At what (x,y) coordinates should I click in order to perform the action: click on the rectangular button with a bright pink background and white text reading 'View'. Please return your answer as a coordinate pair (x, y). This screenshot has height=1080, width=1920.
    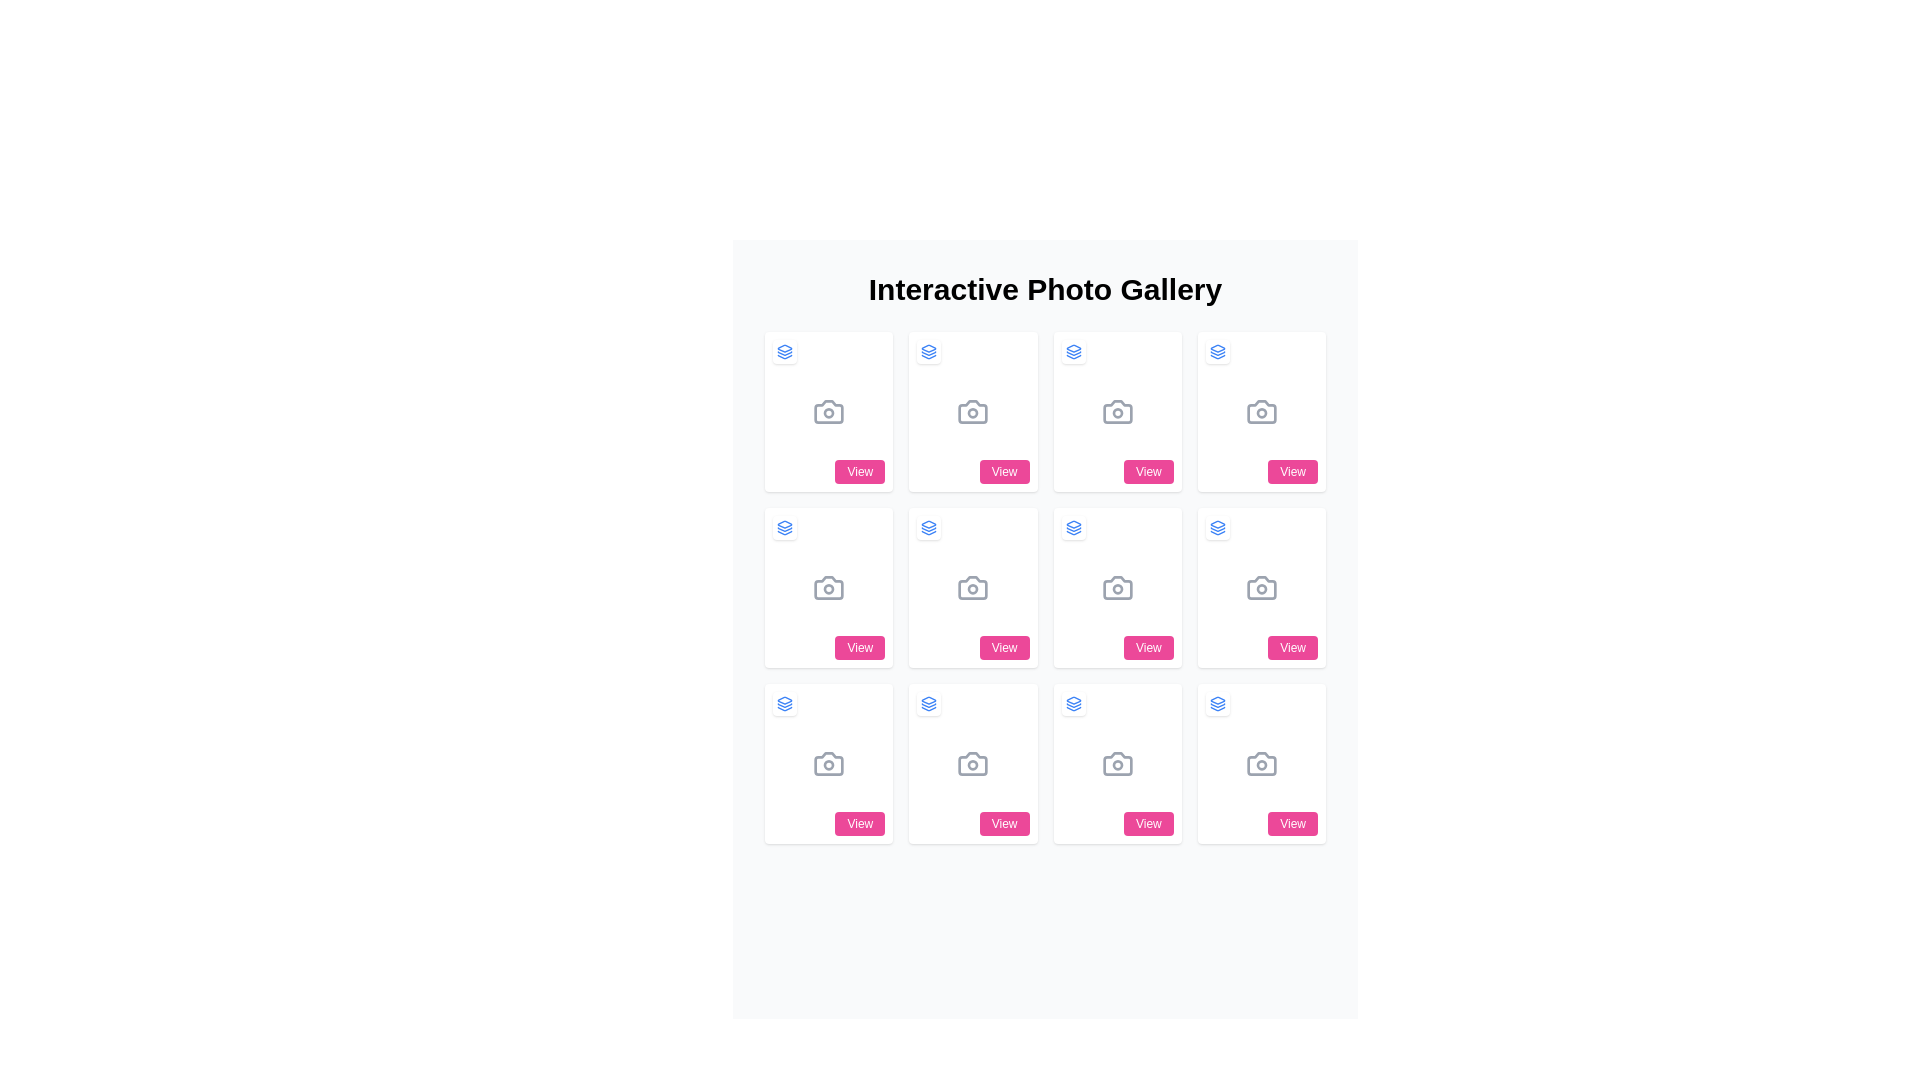
    Looking at the image, I should click on (860, 471).